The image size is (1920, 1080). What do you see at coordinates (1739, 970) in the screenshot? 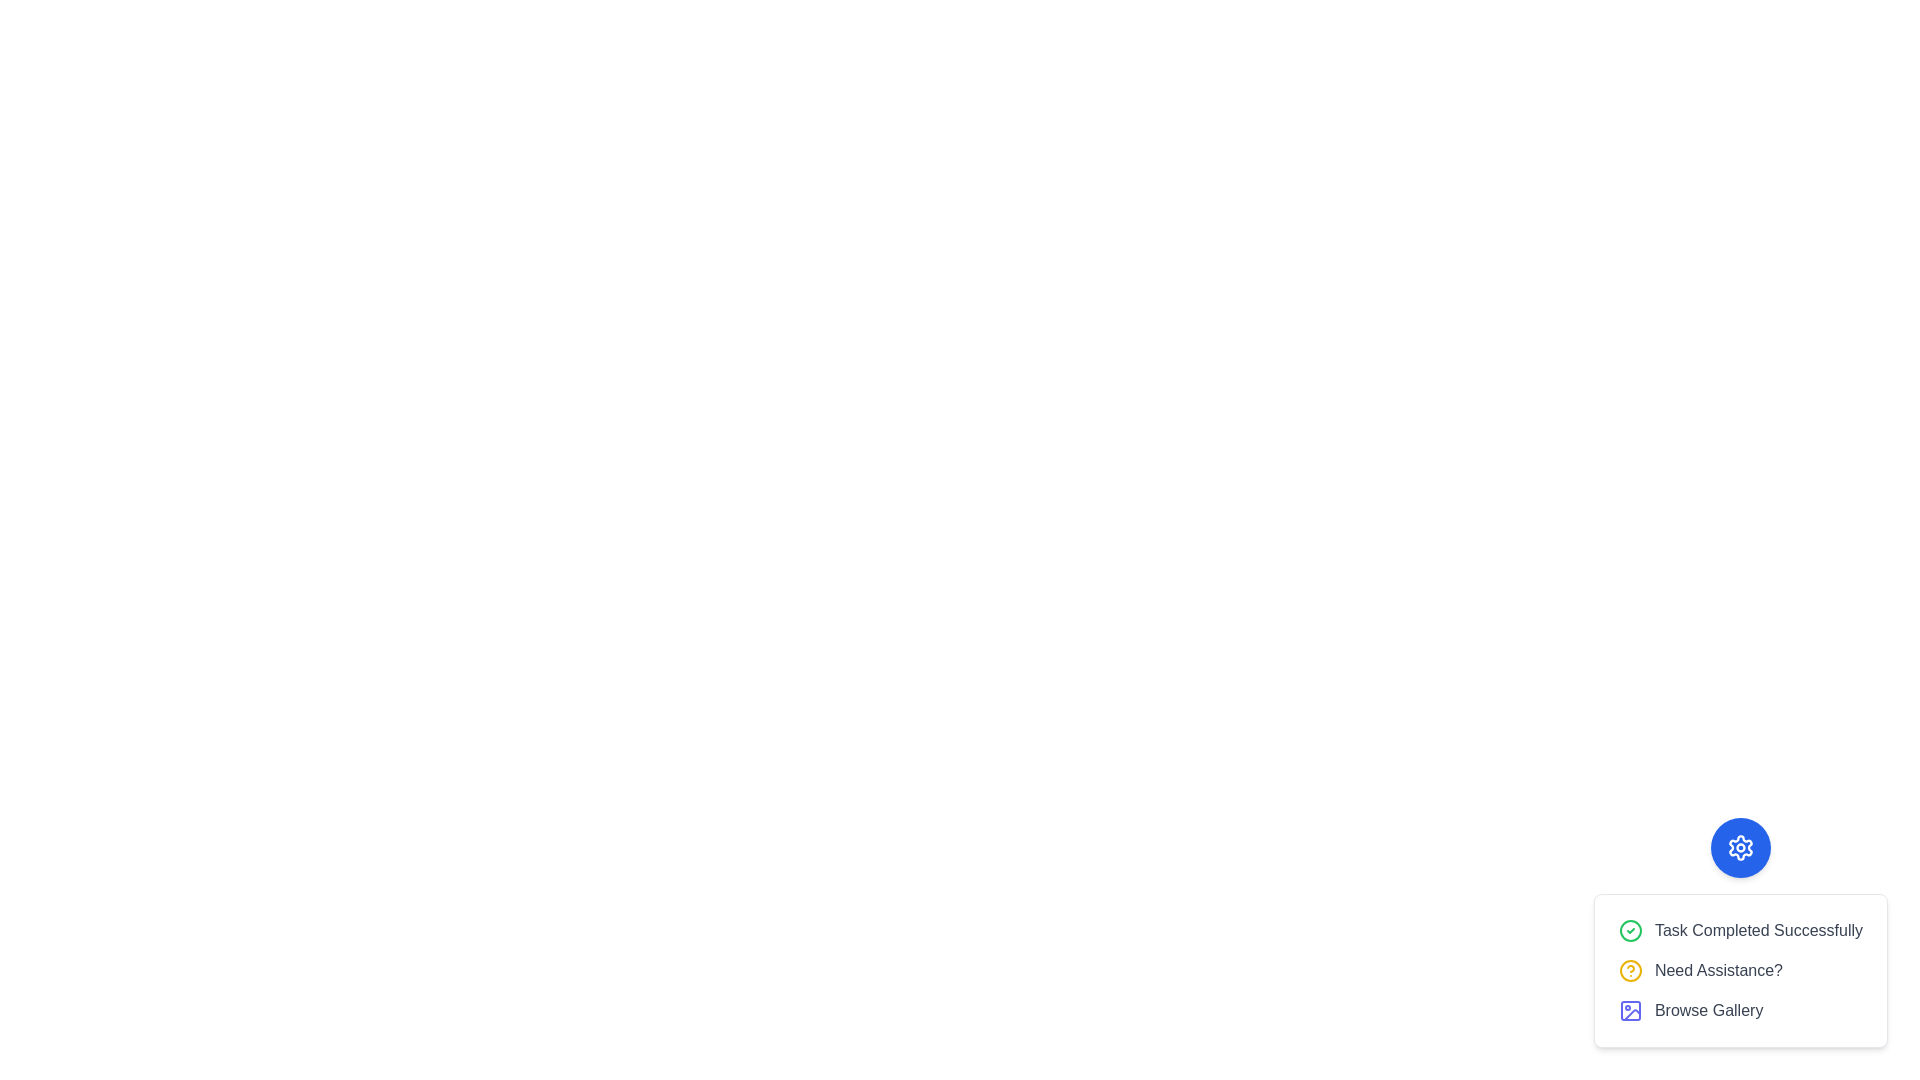
I see `the informational item with a yellow circular icon featuring a question mark and the text 'Need Assistance?'` at bounding box center [1739, 970].